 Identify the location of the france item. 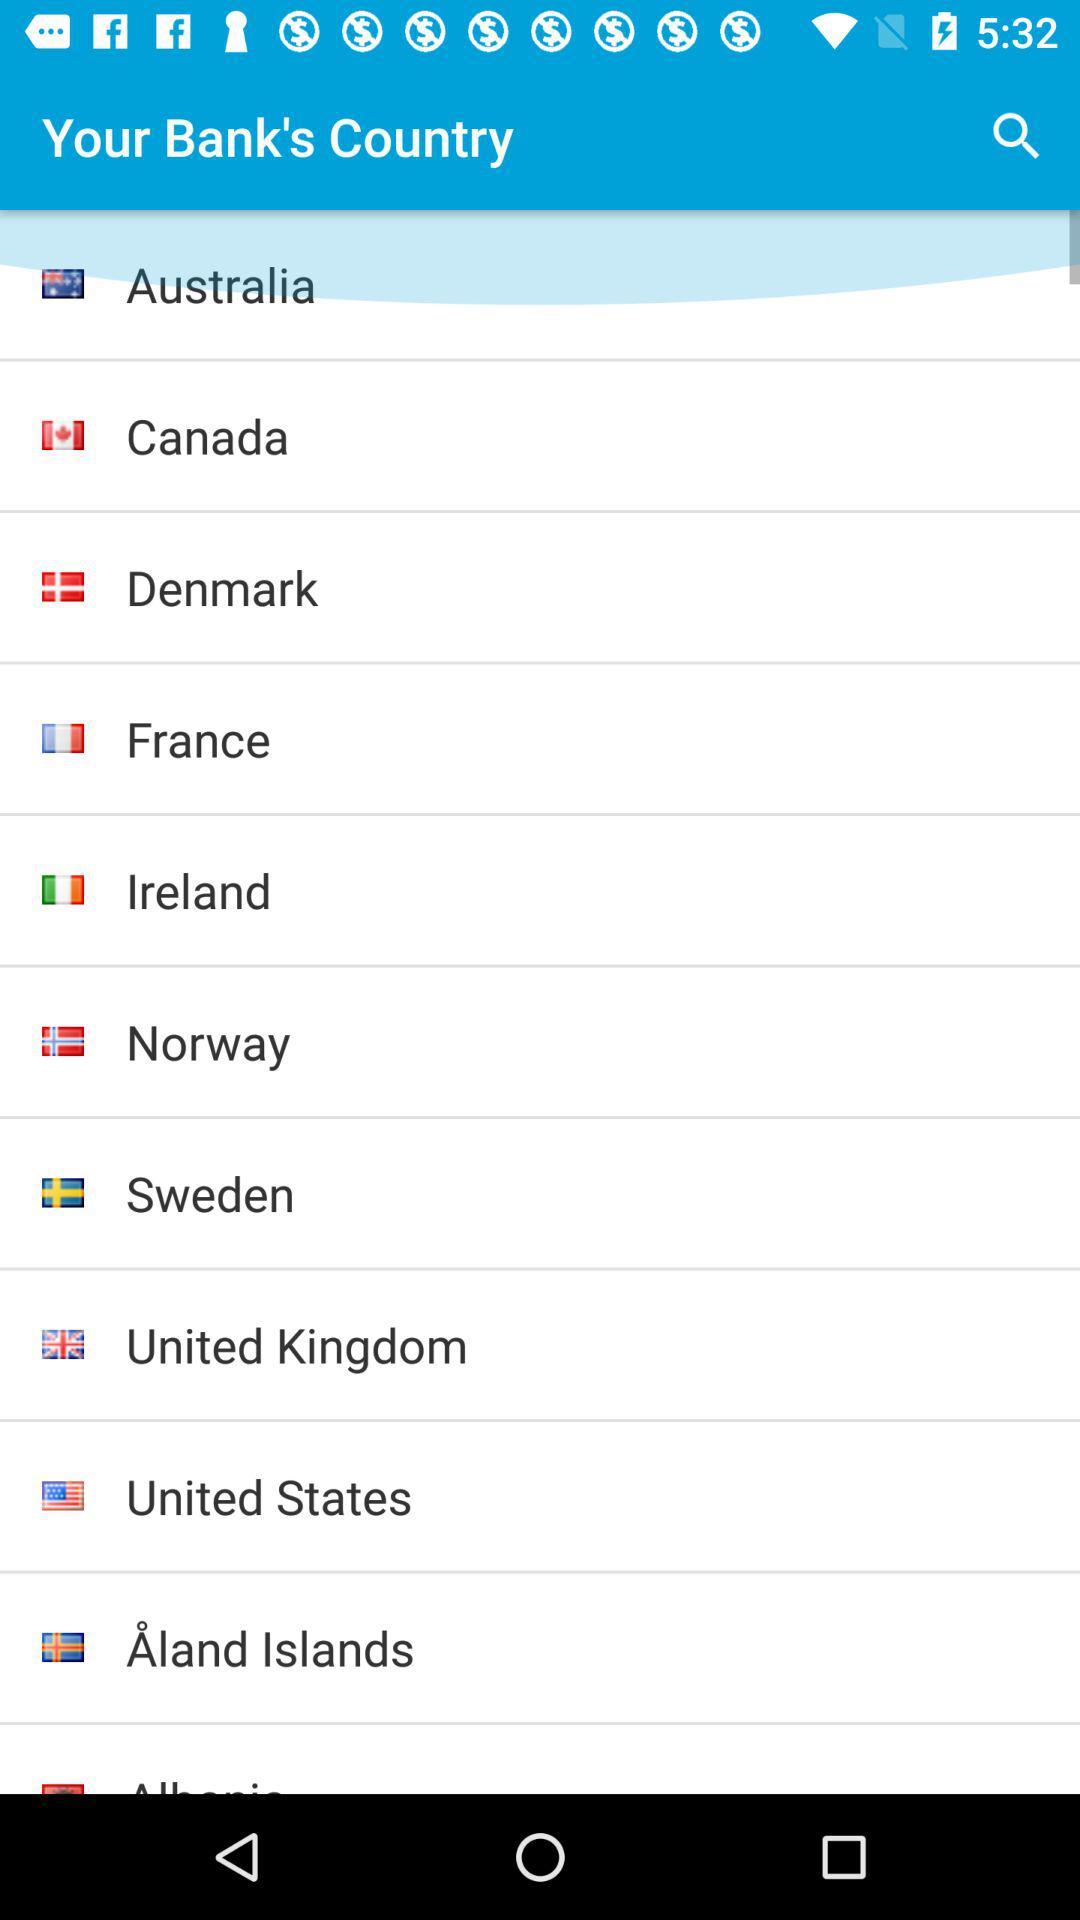
(582, 737).